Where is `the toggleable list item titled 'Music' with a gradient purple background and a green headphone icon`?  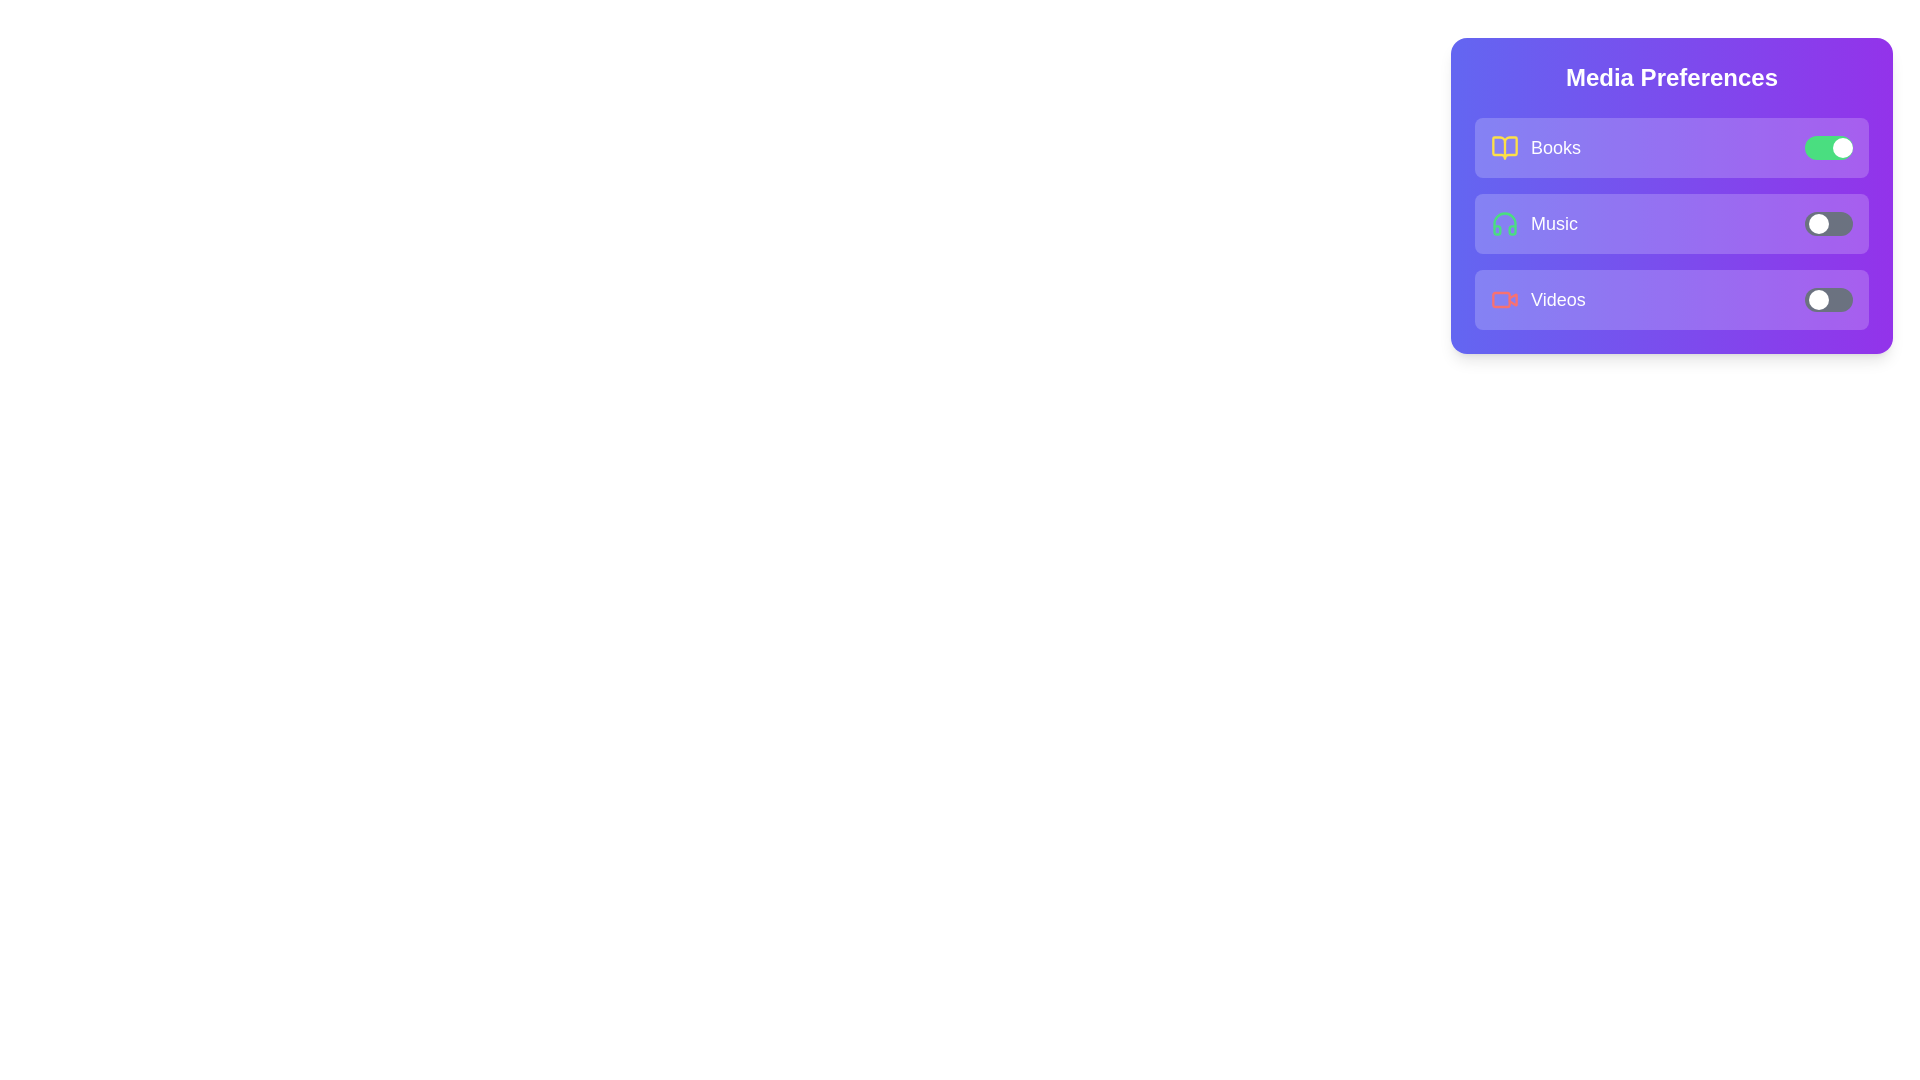
the toggleable list item titled 'Music' with a gradient purple background and a green headphone icon is located at coordinates (1671, 223).